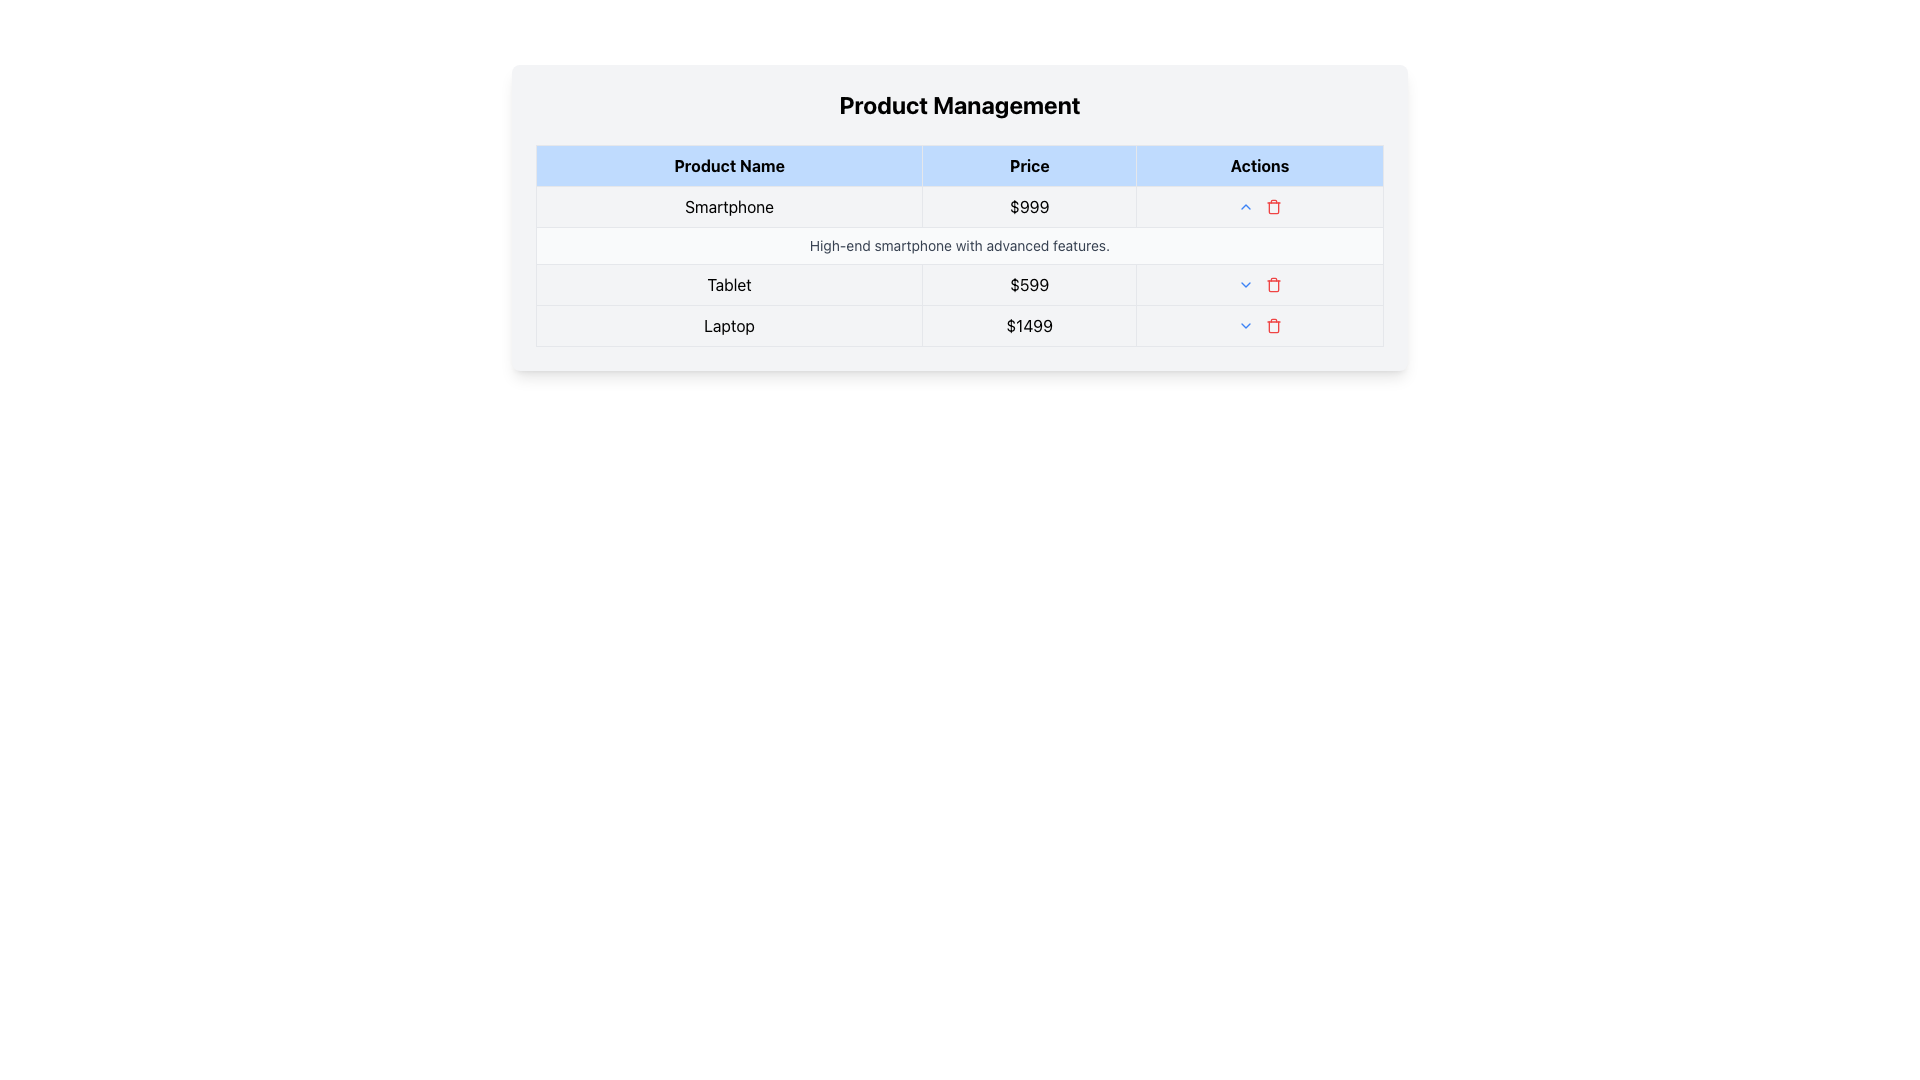 The width and height of the screenshot is (1920, 1080). Describe the element at coordinates (1029, 325) in the screenshot. I see `the price text label for the 'Laptop' product located in the last row of the table under the 'Price' column, positioned between the 'Laptop' cell and the actions column` at that location.